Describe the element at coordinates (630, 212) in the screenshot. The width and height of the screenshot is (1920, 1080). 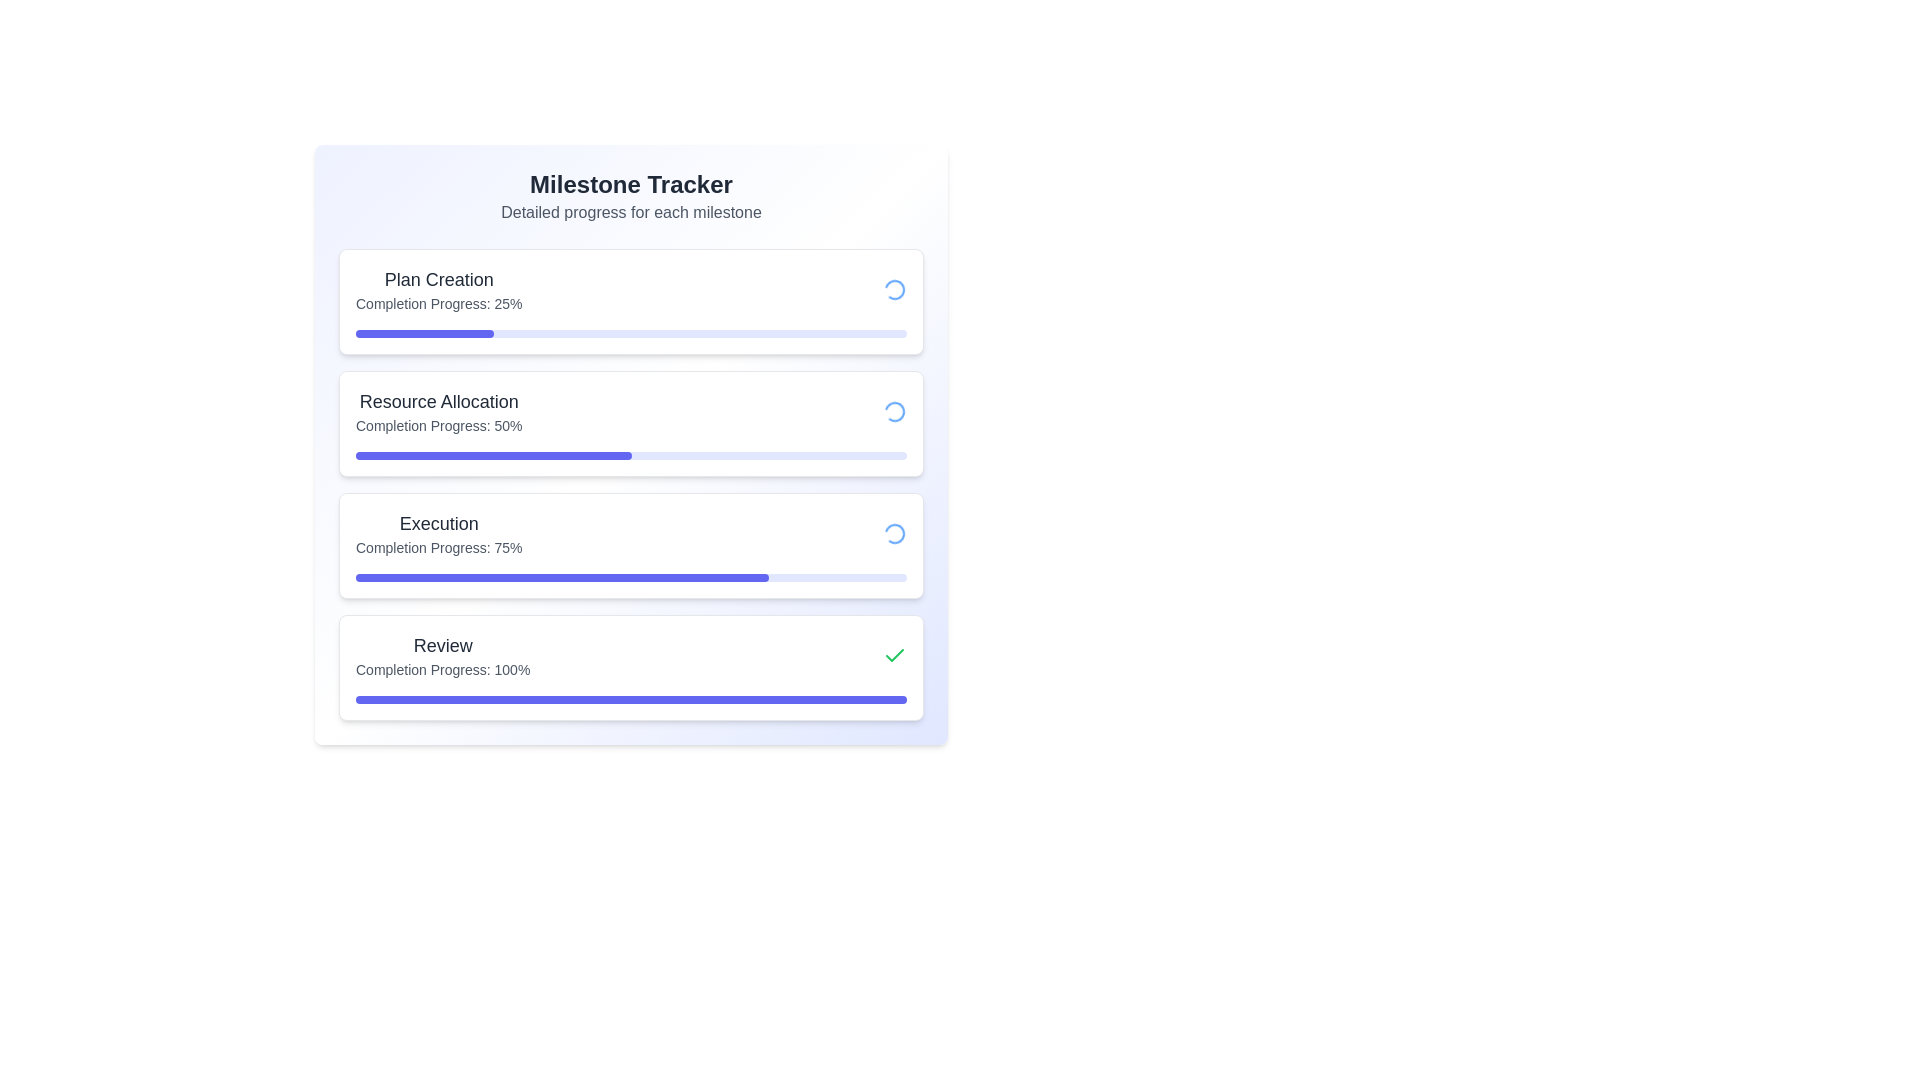
I see `the static text element that provides supplementary information below the title 'Milestone Tracker'` at that location.